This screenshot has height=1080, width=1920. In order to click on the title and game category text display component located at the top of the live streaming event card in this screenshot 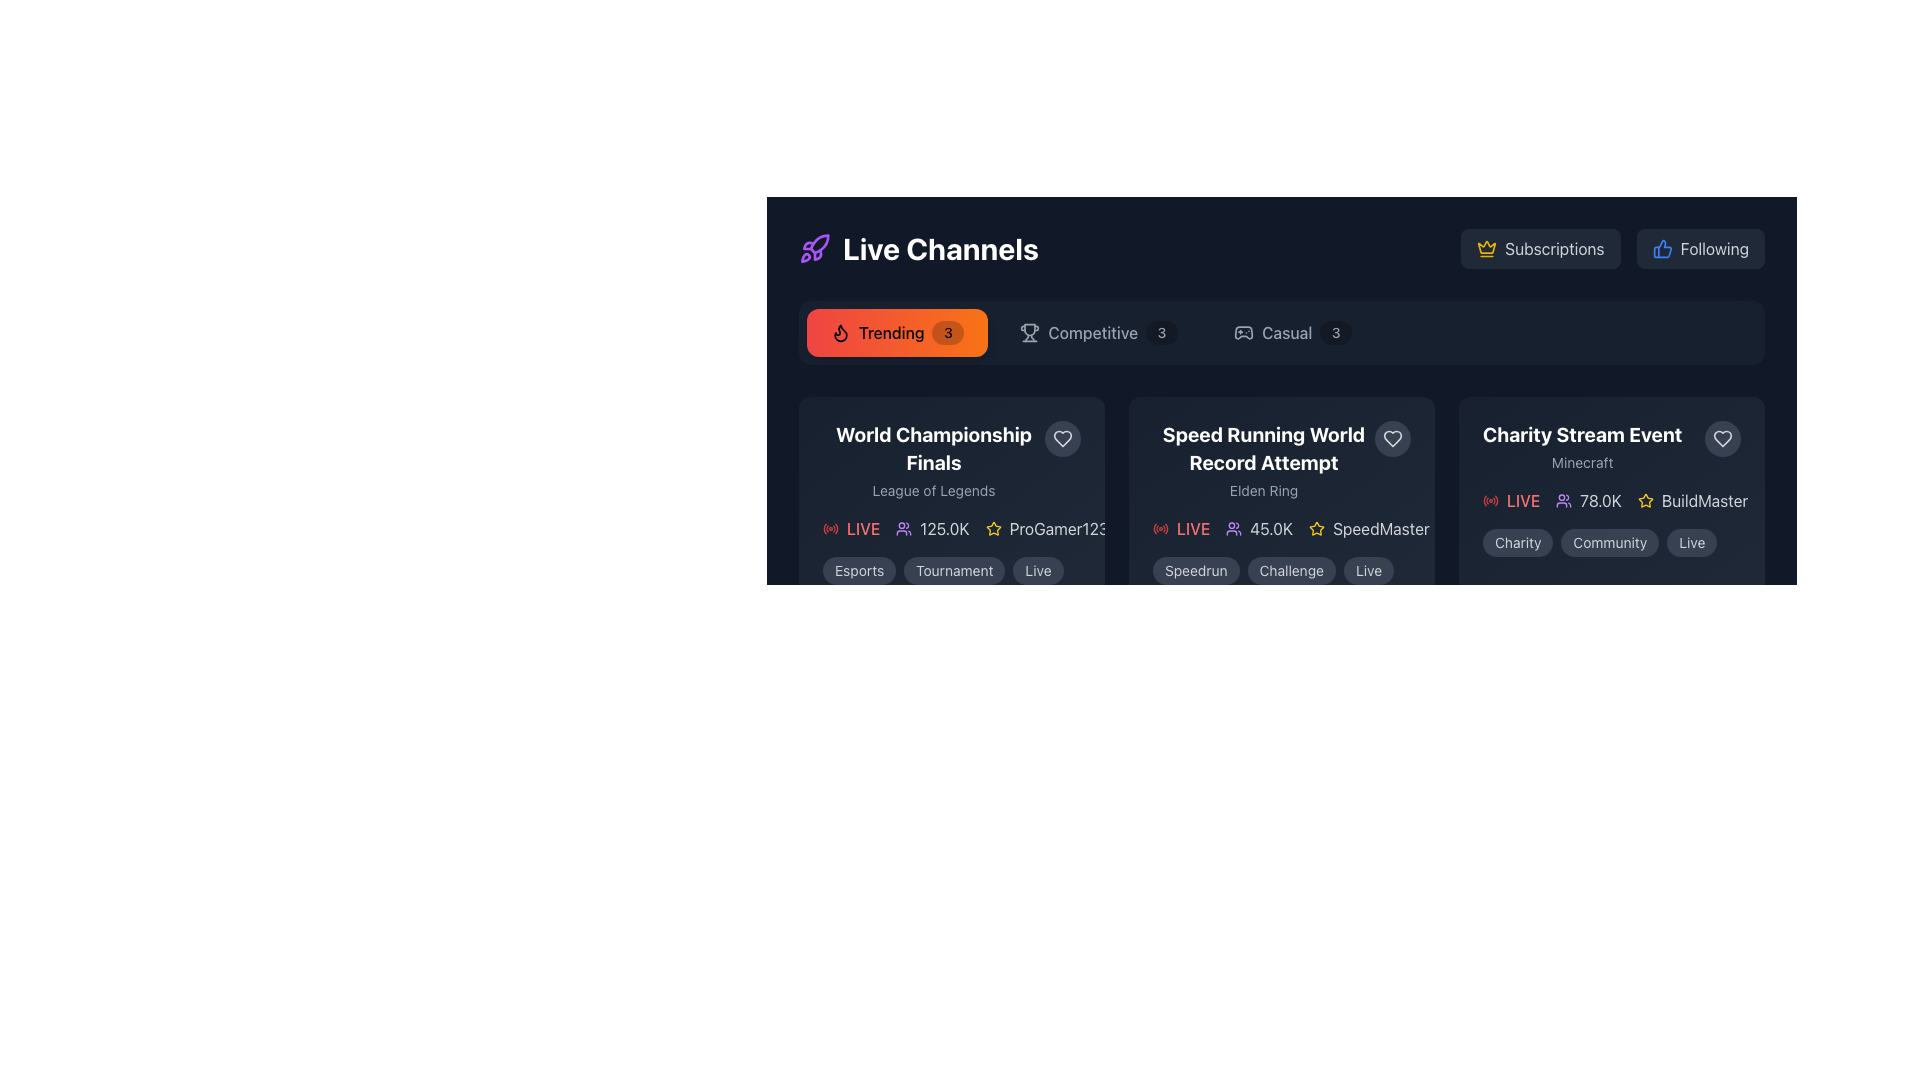, I will do `click(950, 461)`.